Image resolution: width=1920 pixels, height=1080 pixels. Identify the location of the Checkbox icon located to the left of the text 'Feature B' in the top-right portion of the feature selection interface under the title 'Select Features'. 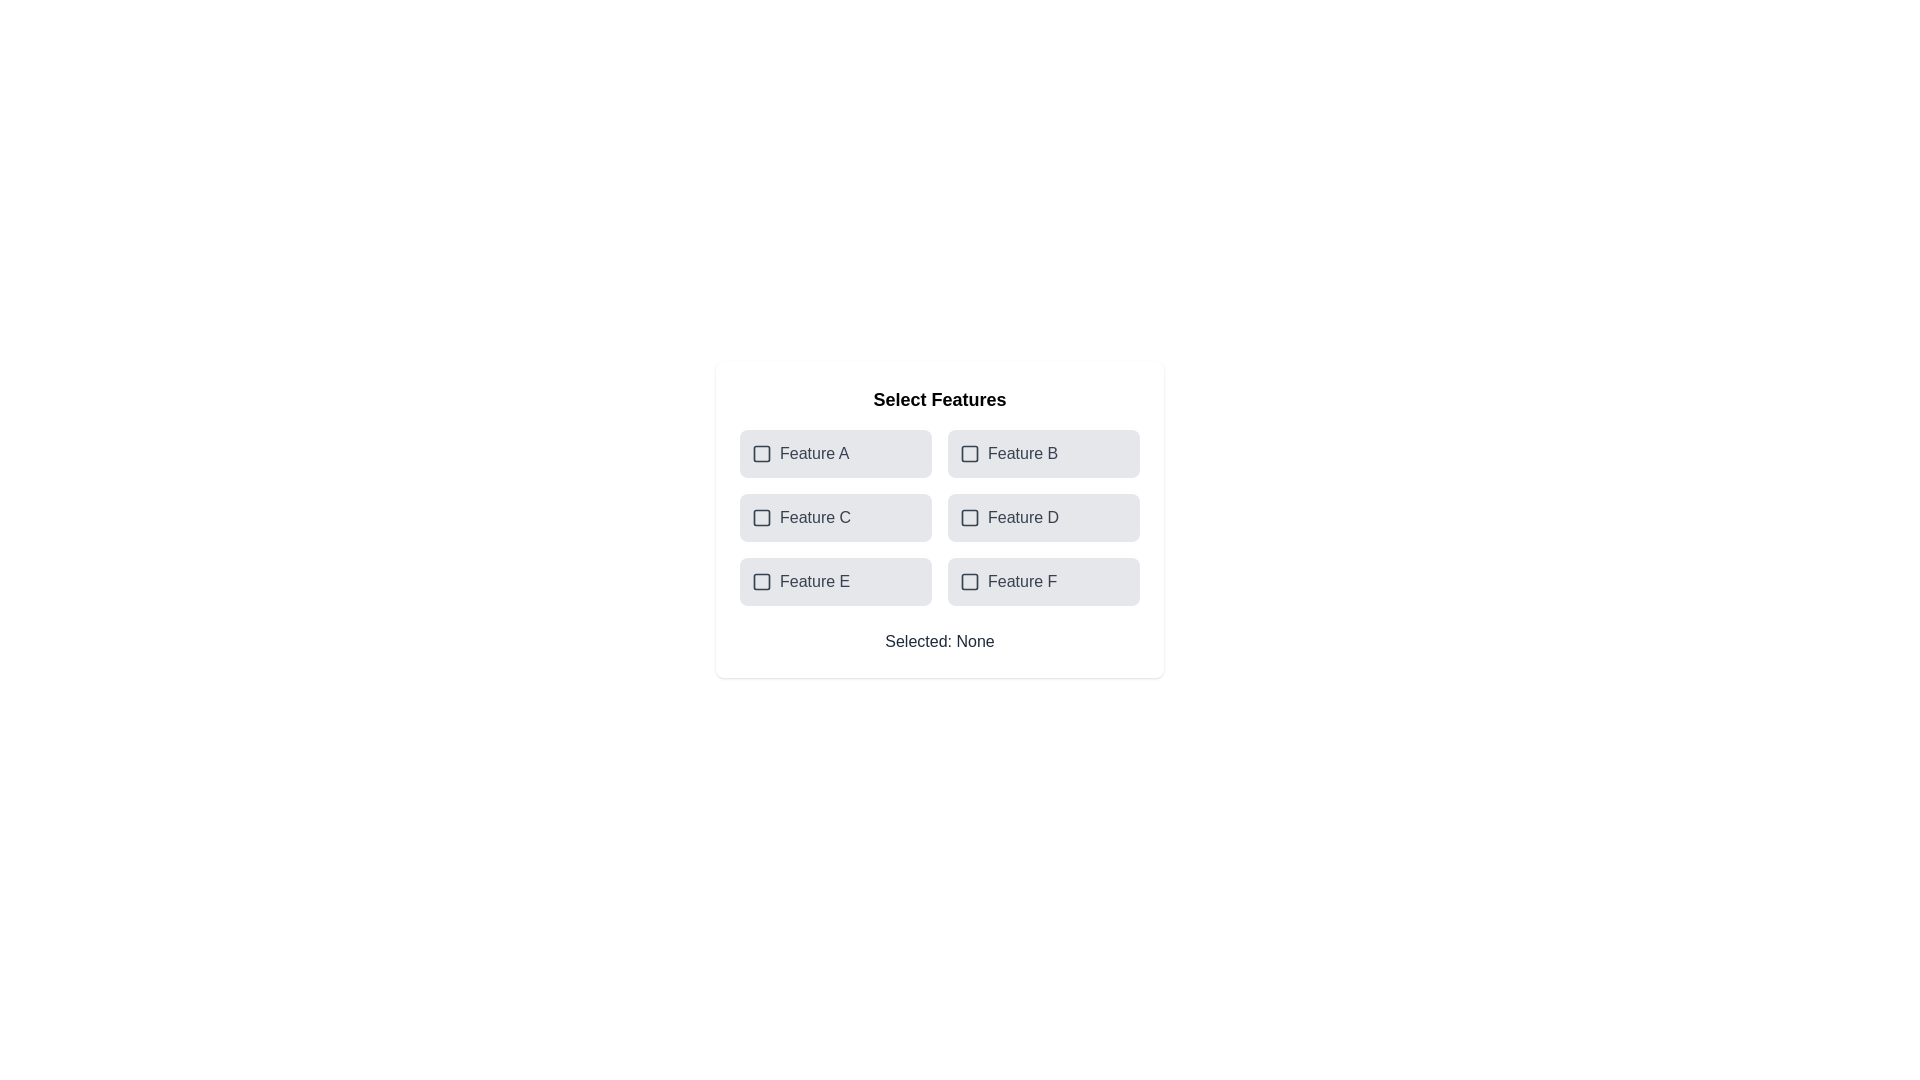
(969, 454).